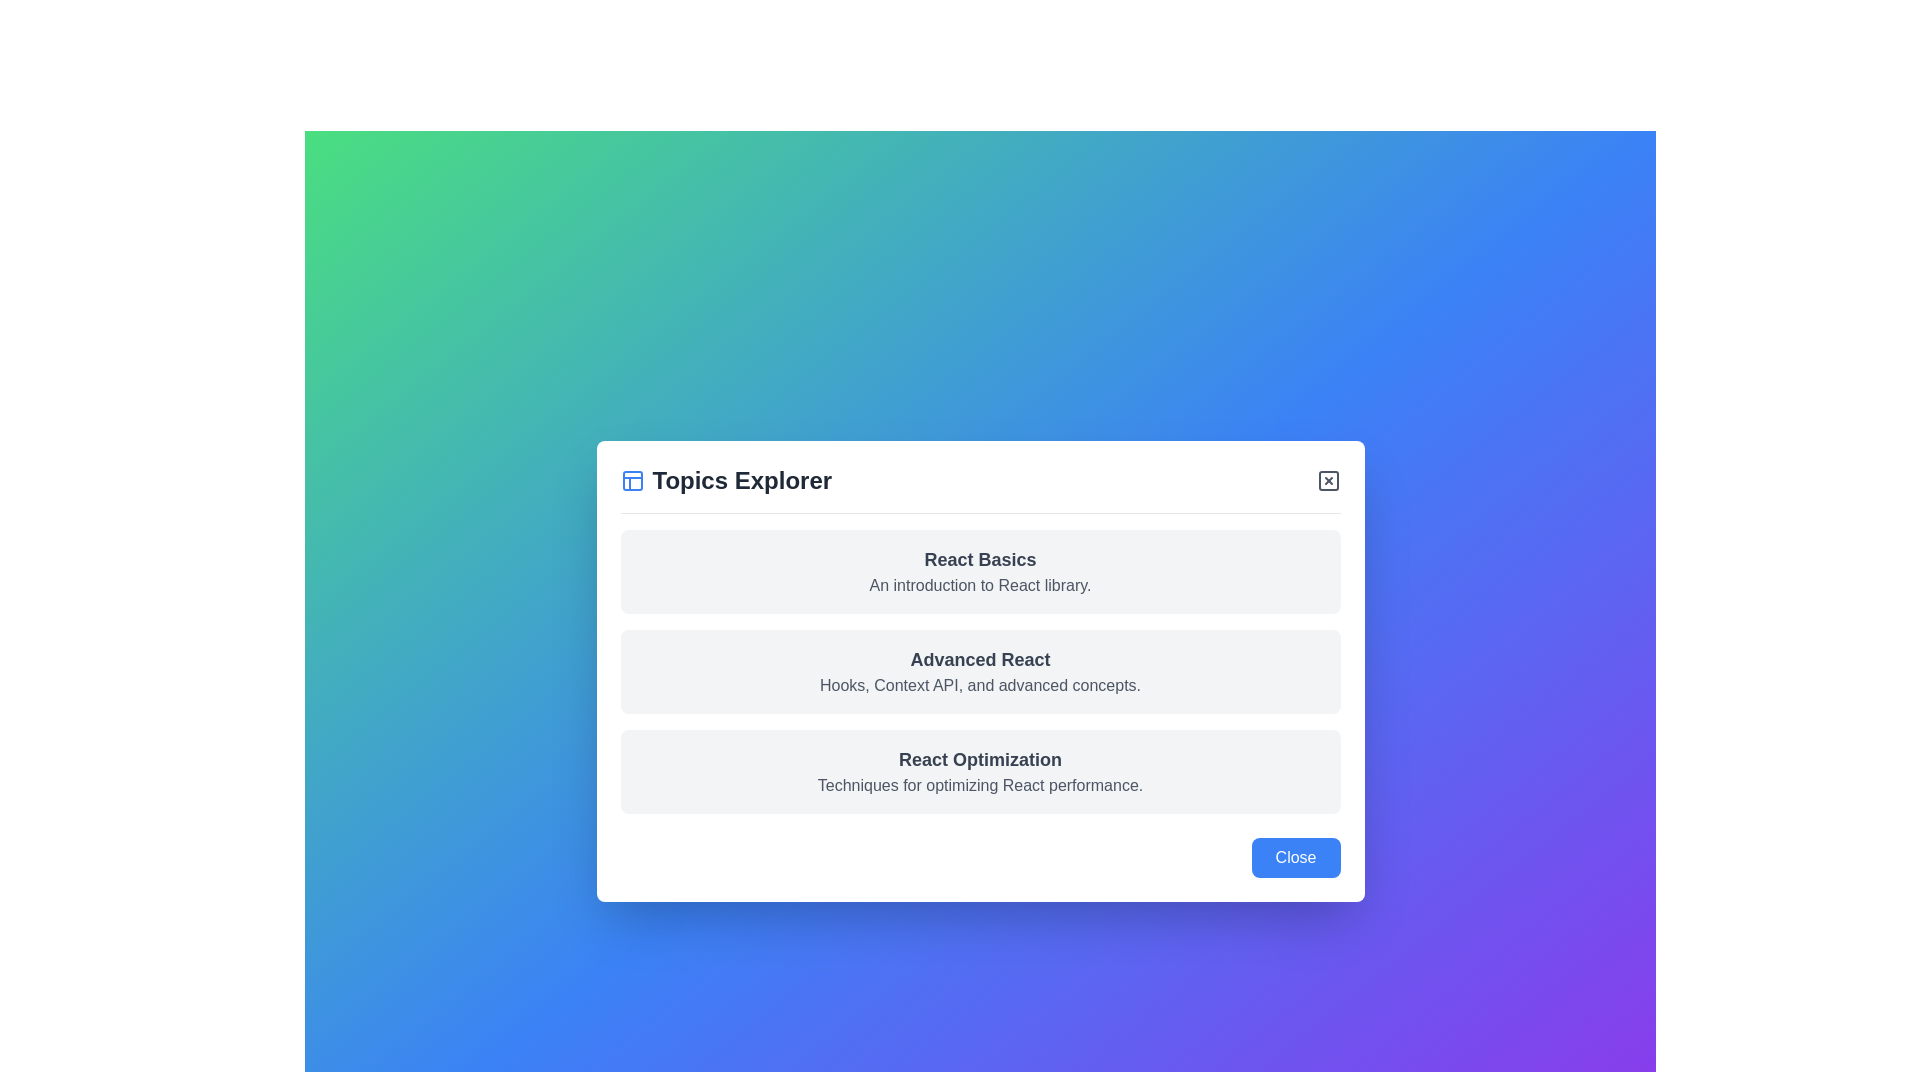 The width and height of the screenshot is (1920, 1080). I want to click on the Text label located within the 'Advanced React' card, which provides a brief summary of the topics covered, so click(980, 684).